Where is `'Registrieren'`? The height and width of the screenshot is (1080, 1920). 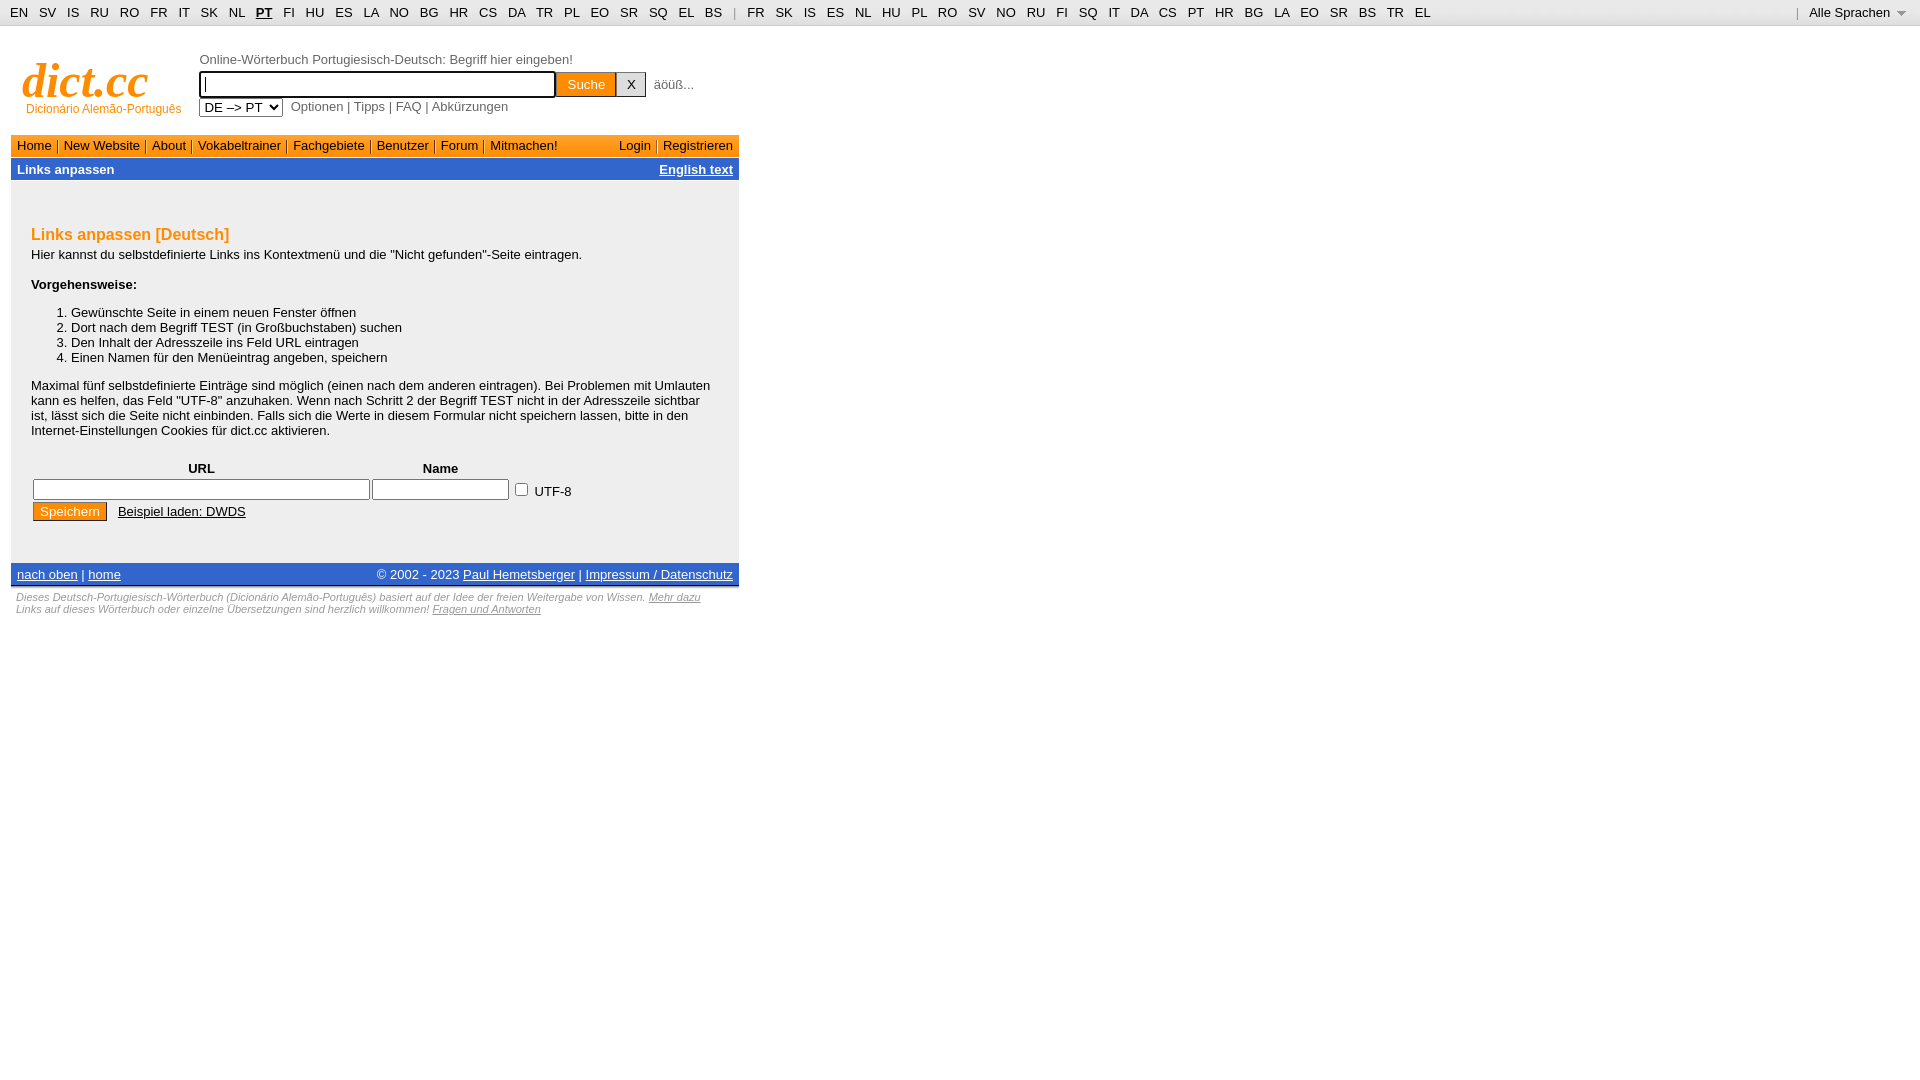 'Registrieren' is located at coordinates (697, 144).